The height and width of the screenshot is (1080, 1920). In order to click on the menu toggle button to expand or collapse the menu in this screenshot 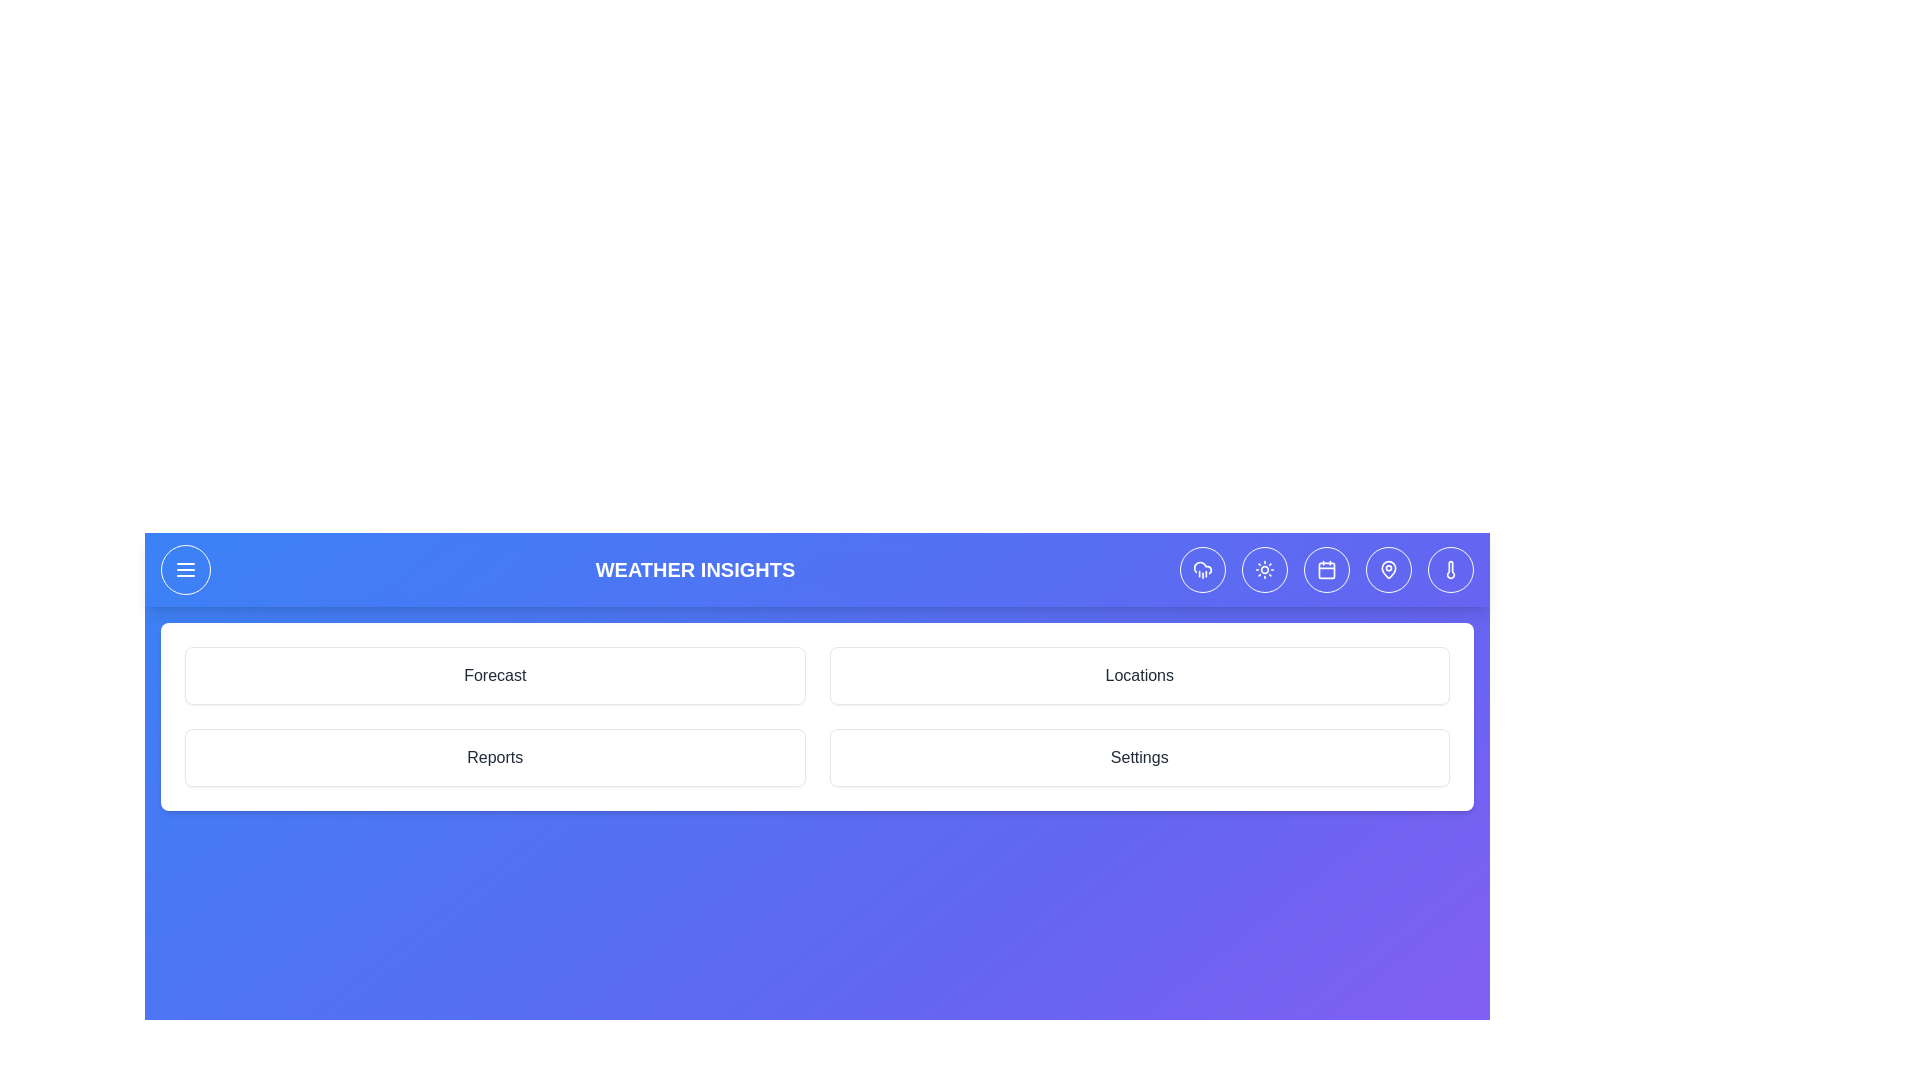, I will do `click(186, 570)`.